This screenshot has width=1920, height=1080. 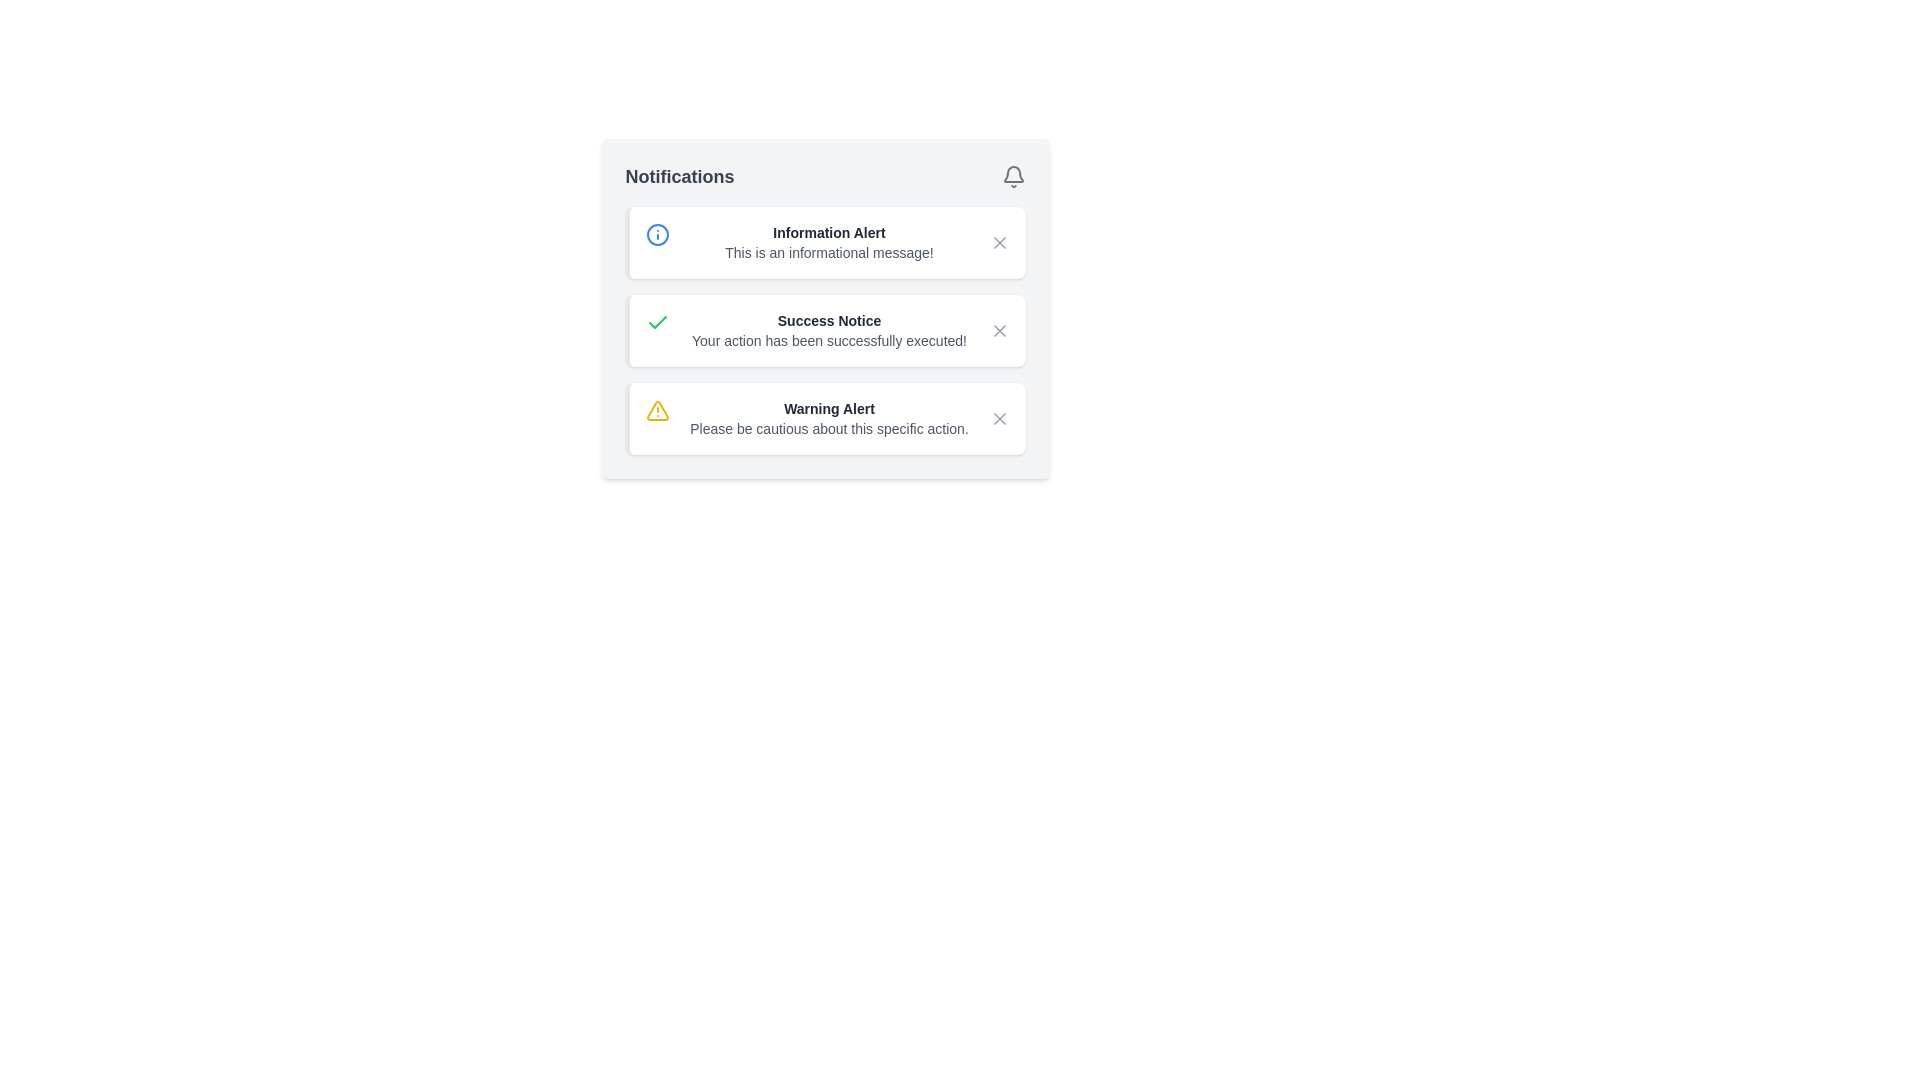 What do you see at coordinates (999, 418) in the screenshot?
I see `the close button (icon) located at the far-right end of the third notification, which is associated with the warning alert message` at bounding box center [999, 418].